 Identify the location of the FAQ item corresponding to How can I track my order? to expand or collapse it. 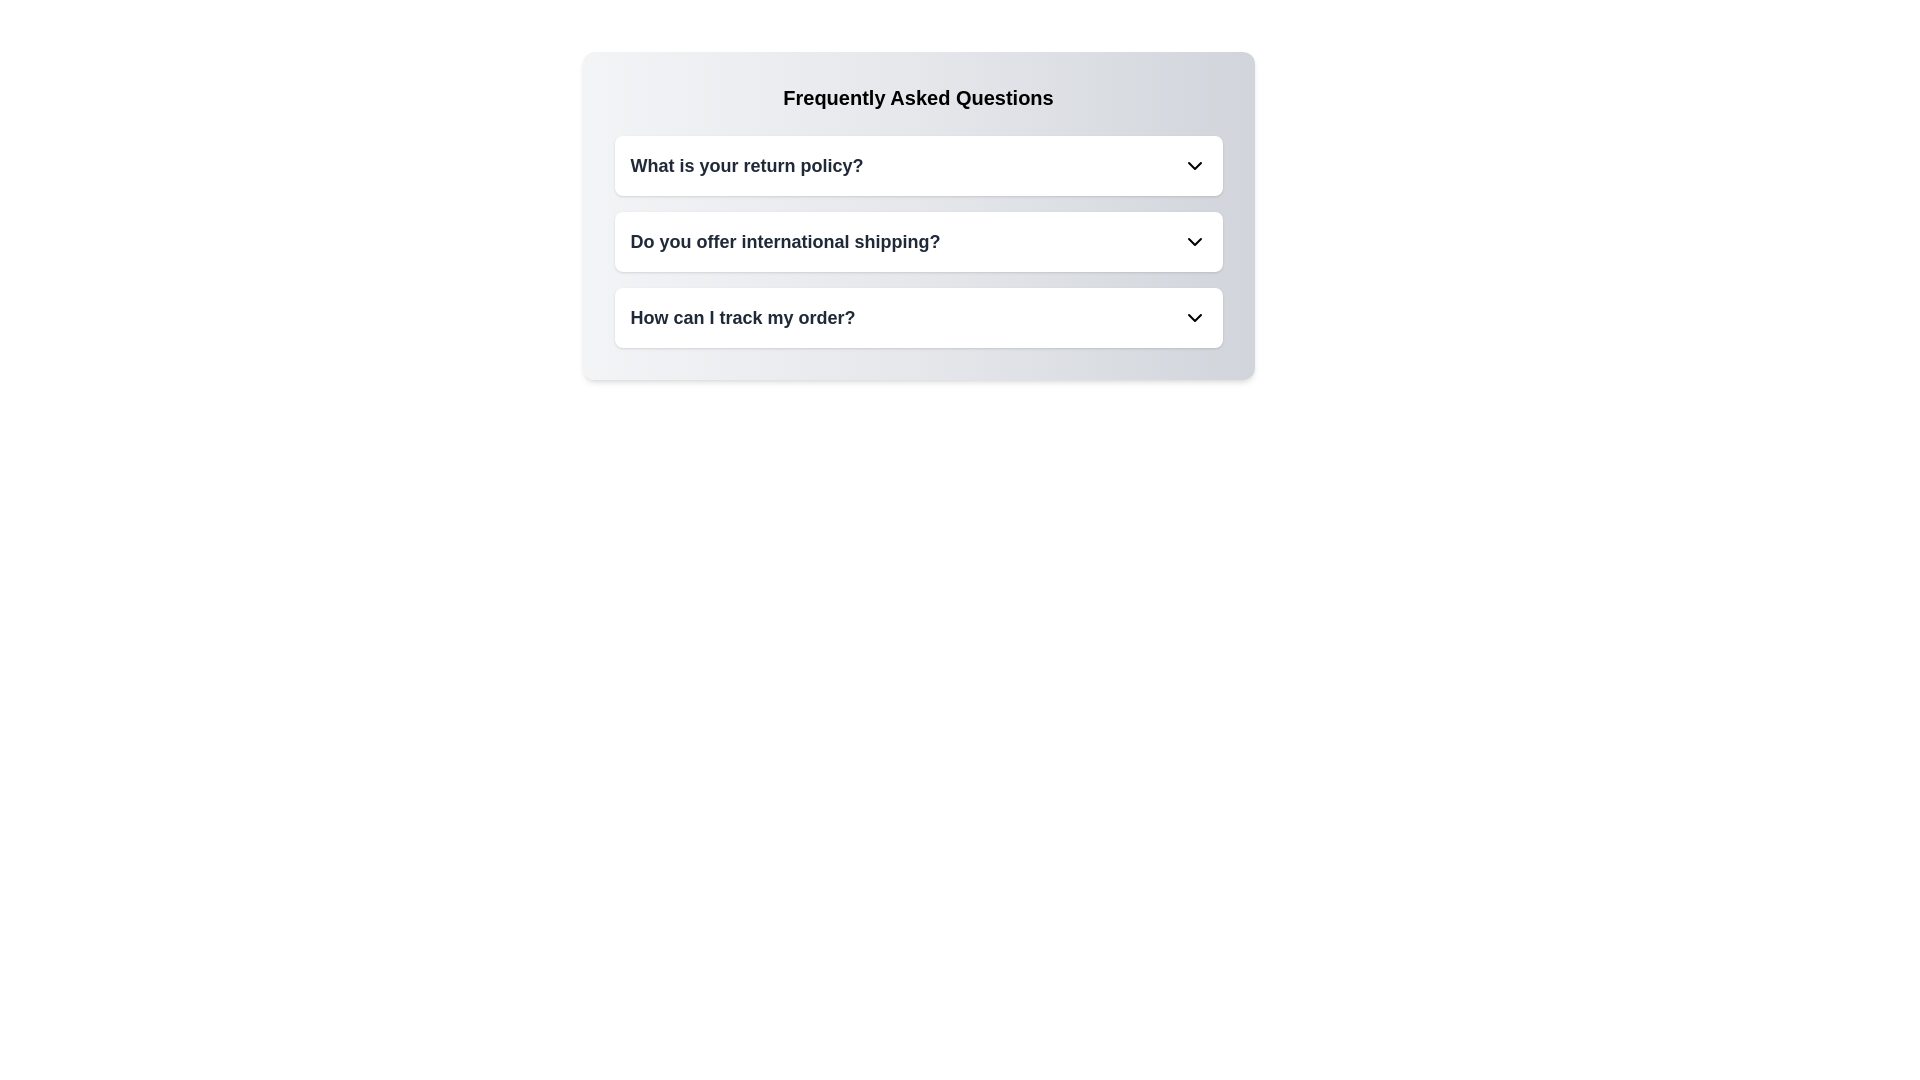
(917, 316).